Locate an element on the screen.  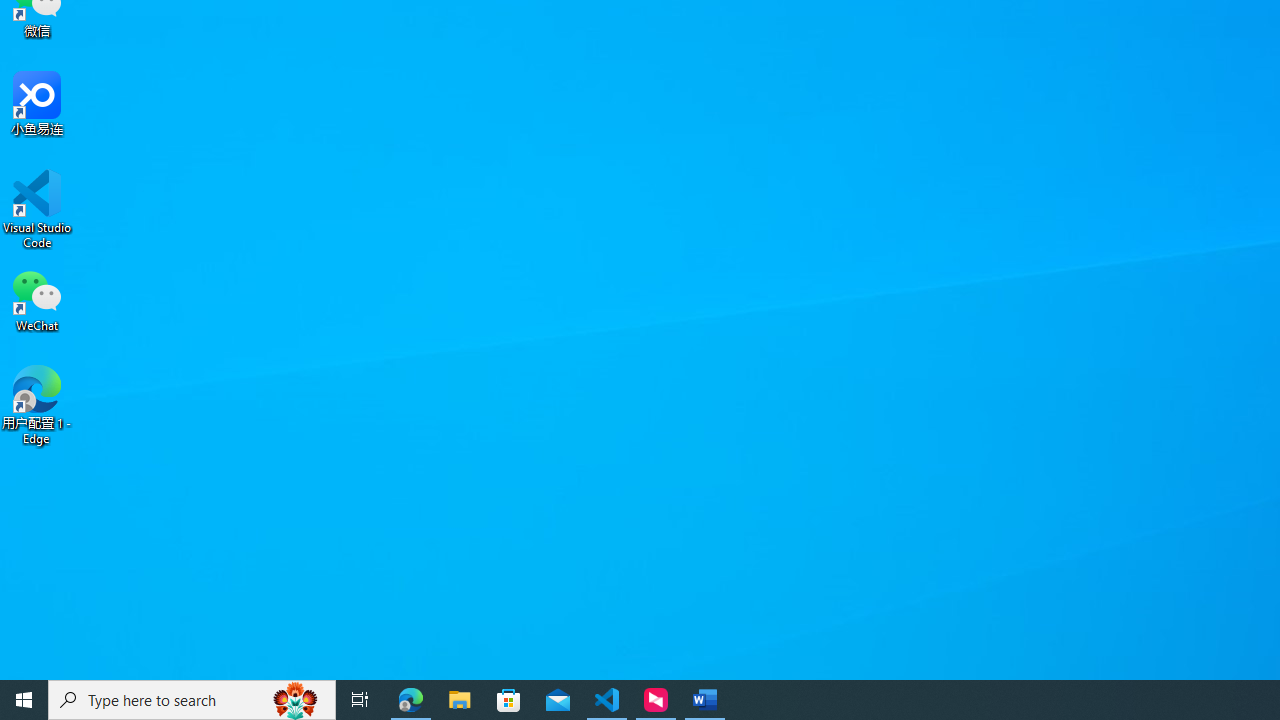
'Search highlights icon opens search home window' is located at coordinates (294, 698).